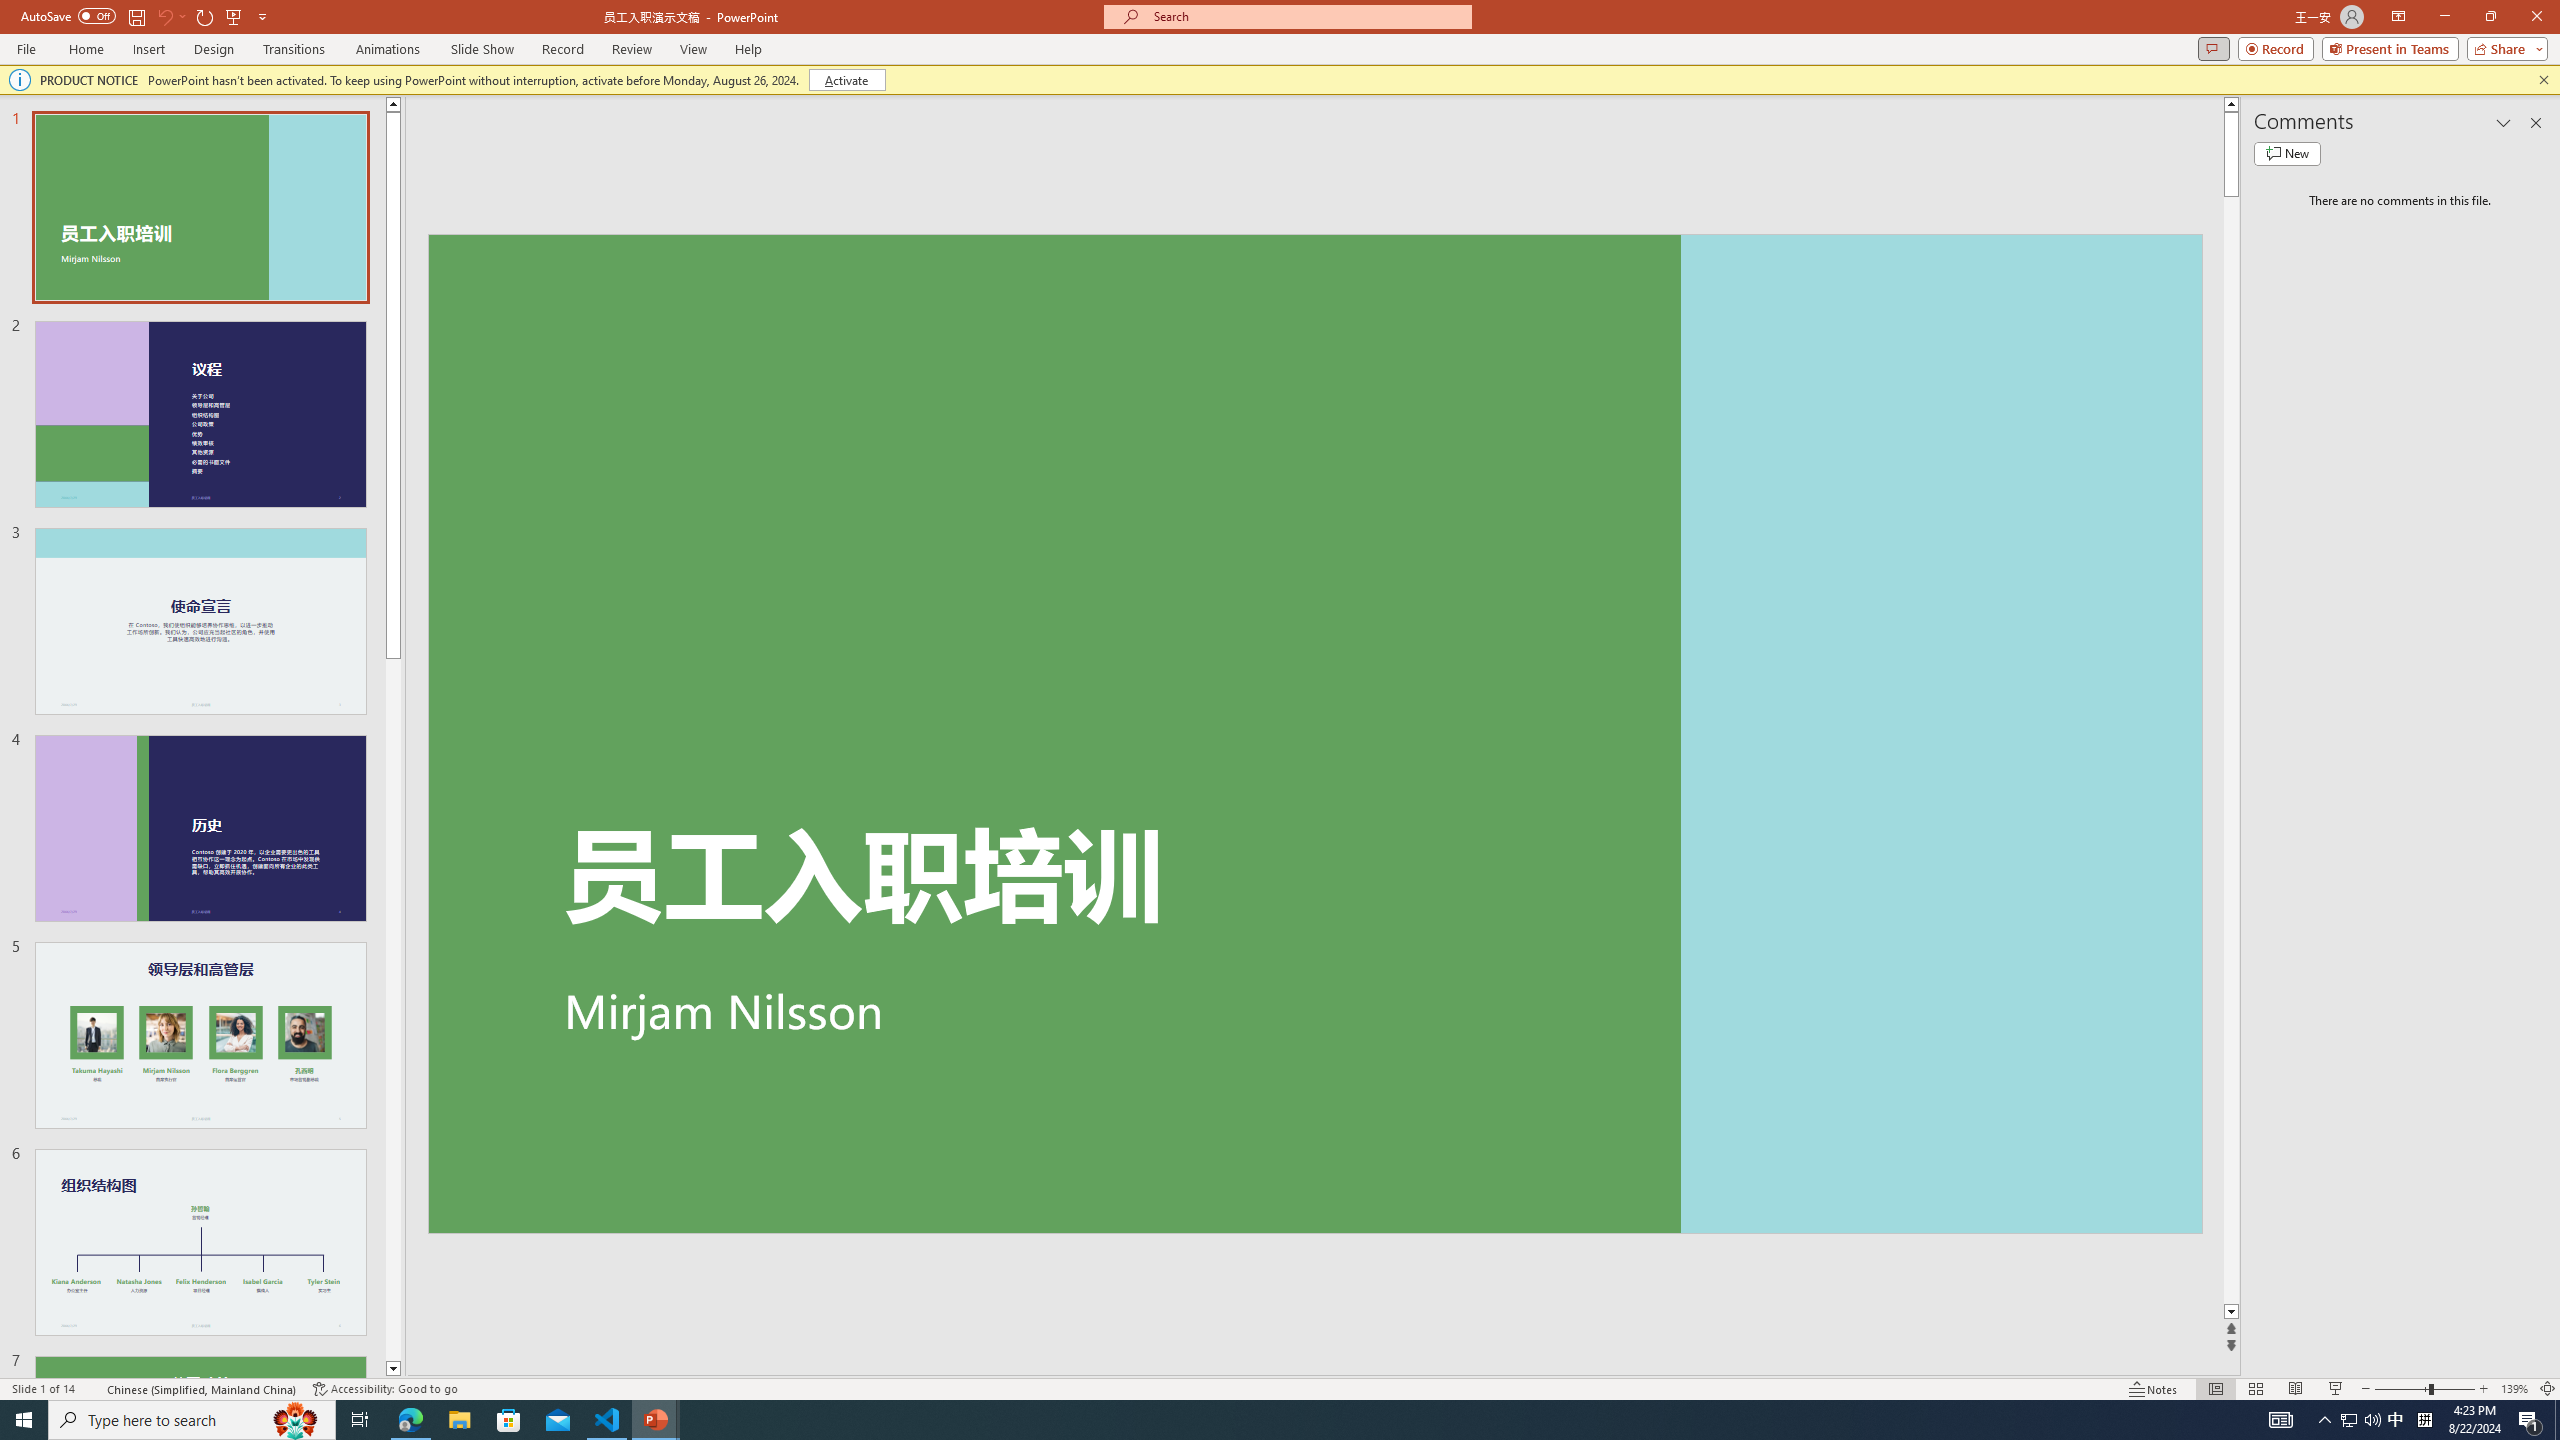  Describe the element at coordinates (2543, 78) in the screenshot. I see `'Close this message'` at that location.